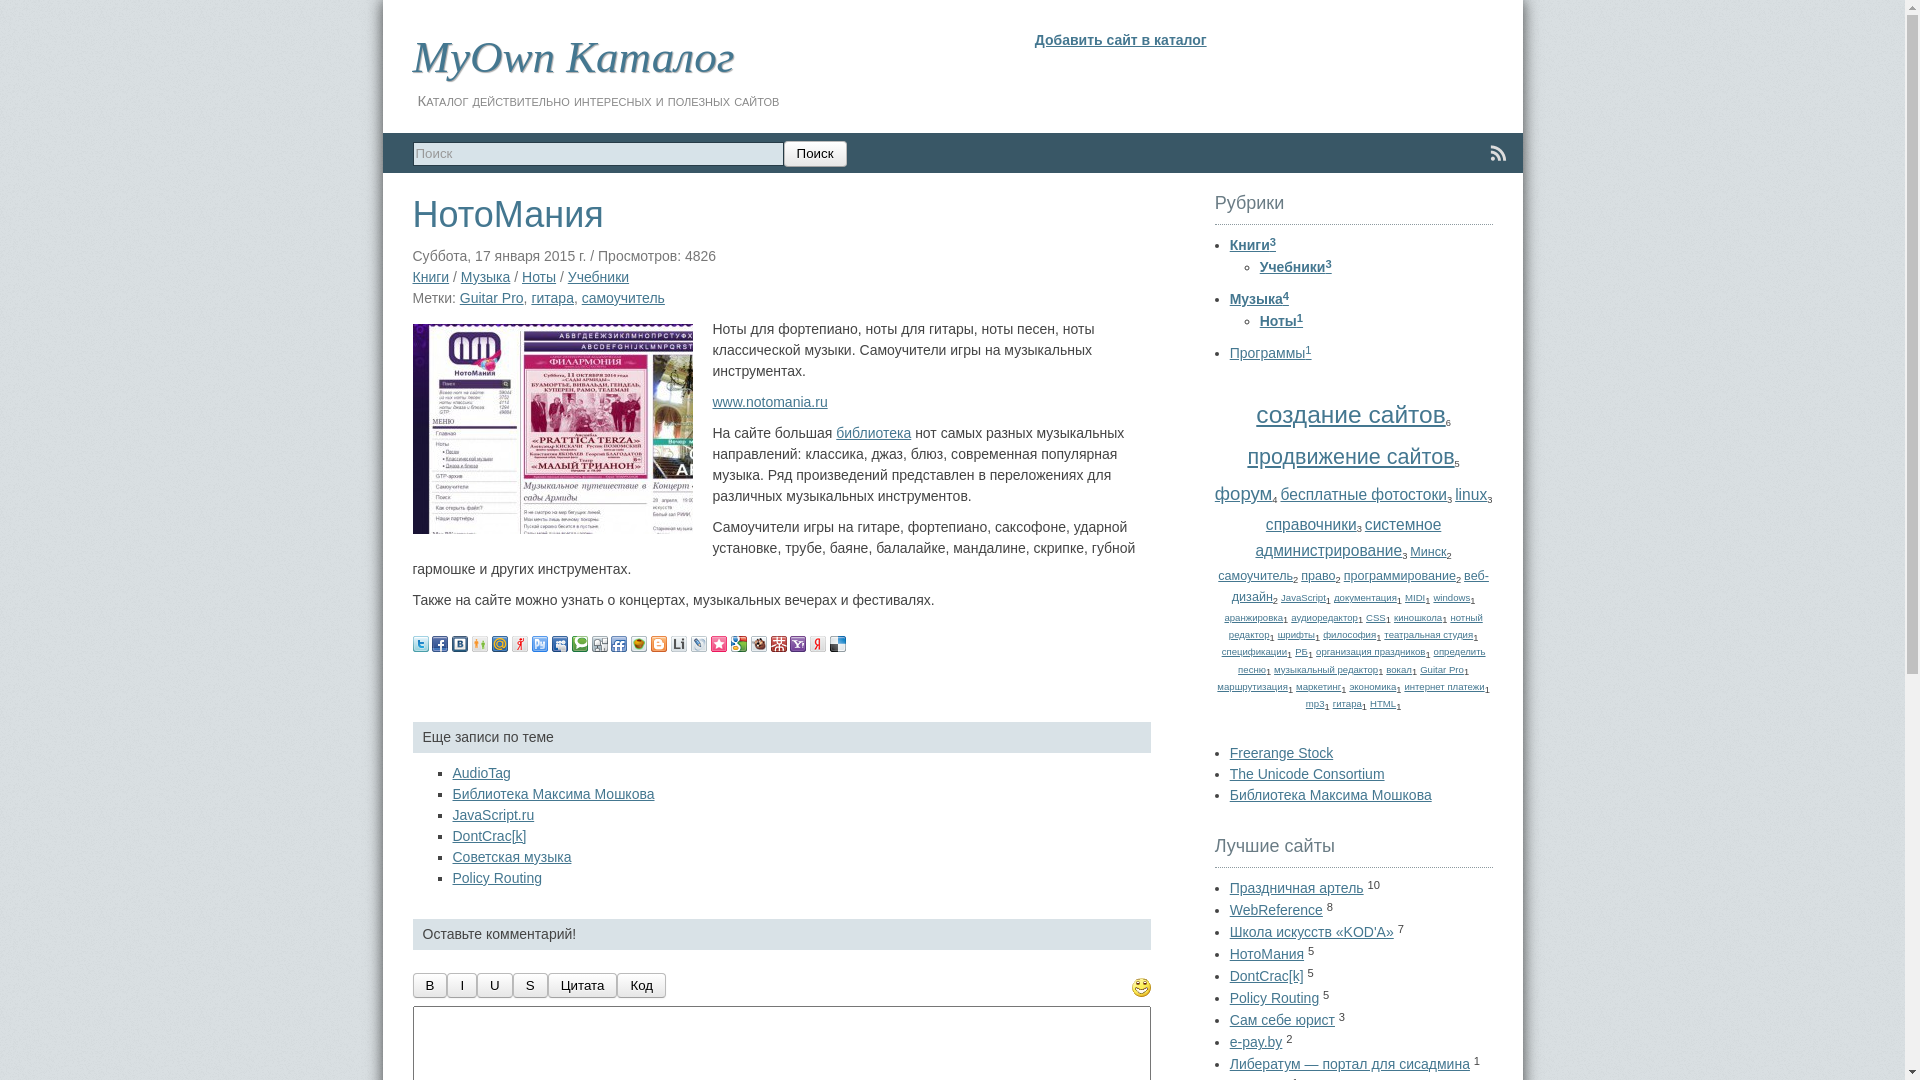 The height and width of the screenshot is (1080, 1920). What do you see at coordinates (445, 984) in the screenshot?
I see `'I'` at bounding box center [445, 984].